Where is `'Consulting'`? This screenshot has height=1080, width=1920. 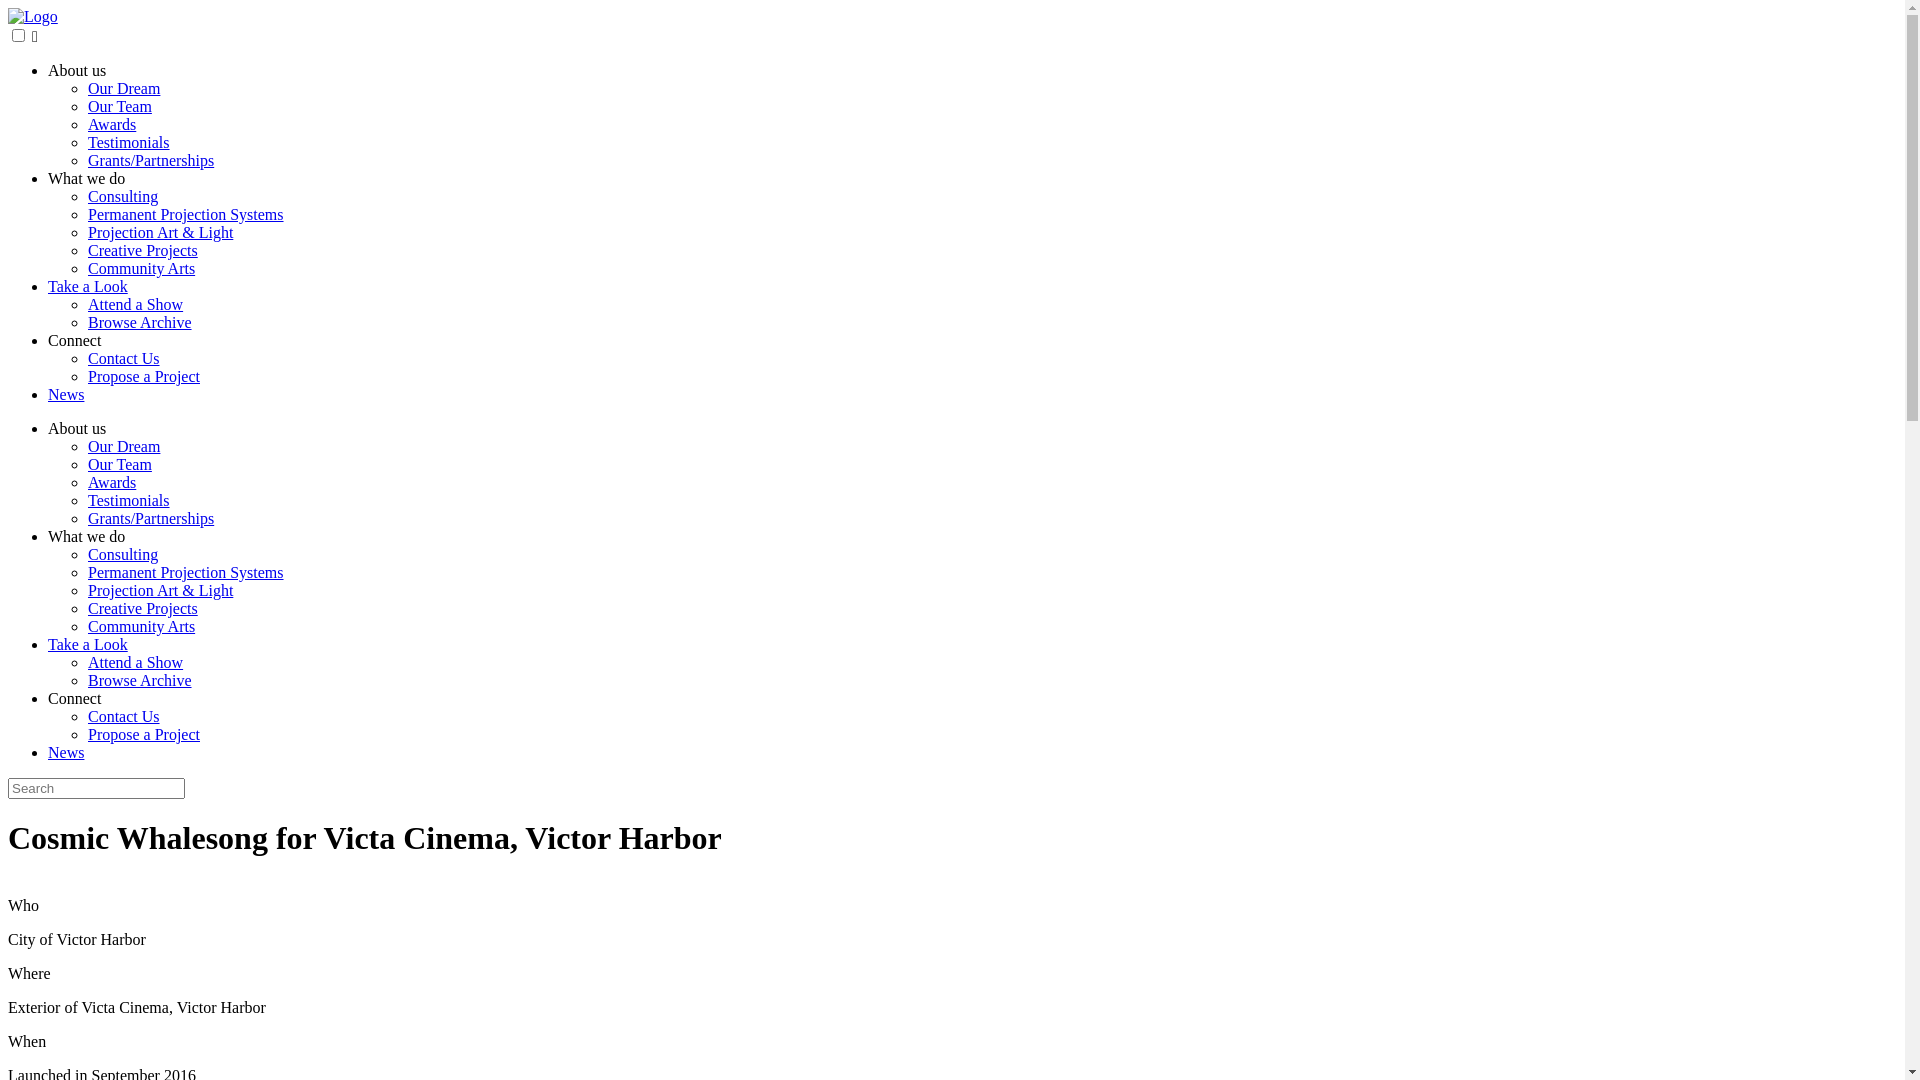
'Consulting' is located at coordinates (122, 554).